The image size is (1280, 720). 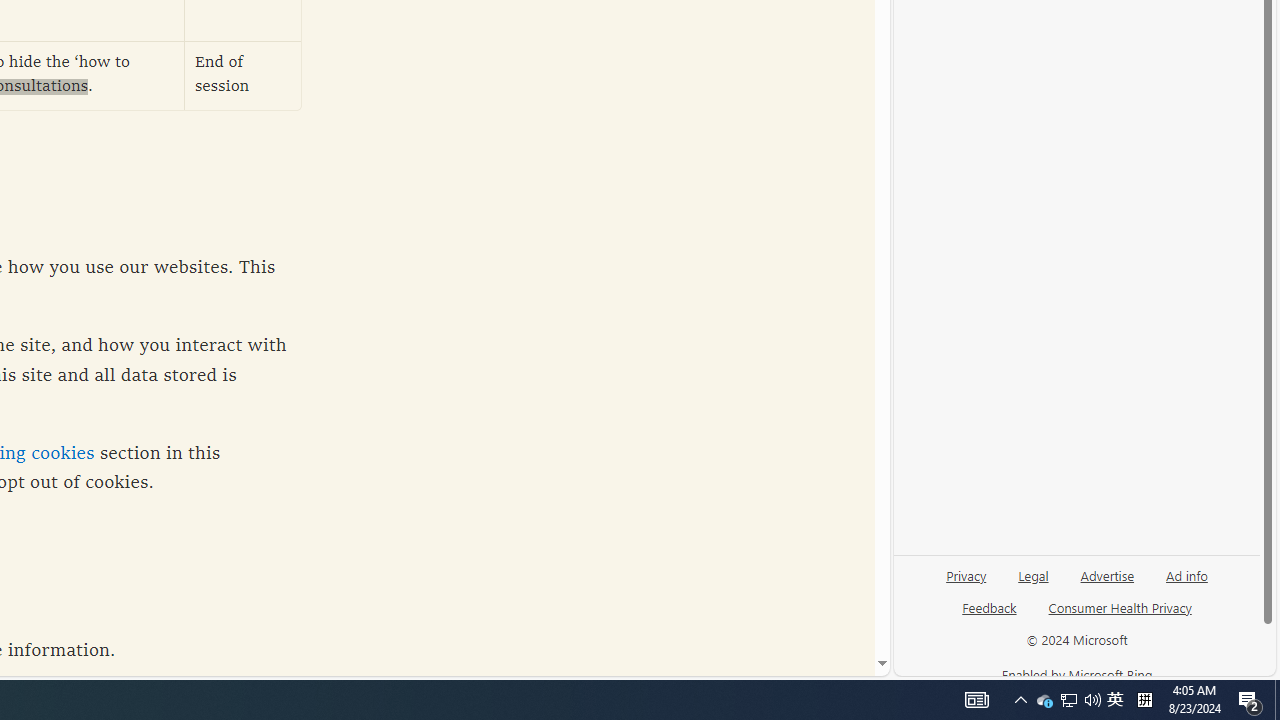 What do you see at coordinates (1033, 574) in the screenshot?
I see `'Legal'` at bounding box center [1033, 574].